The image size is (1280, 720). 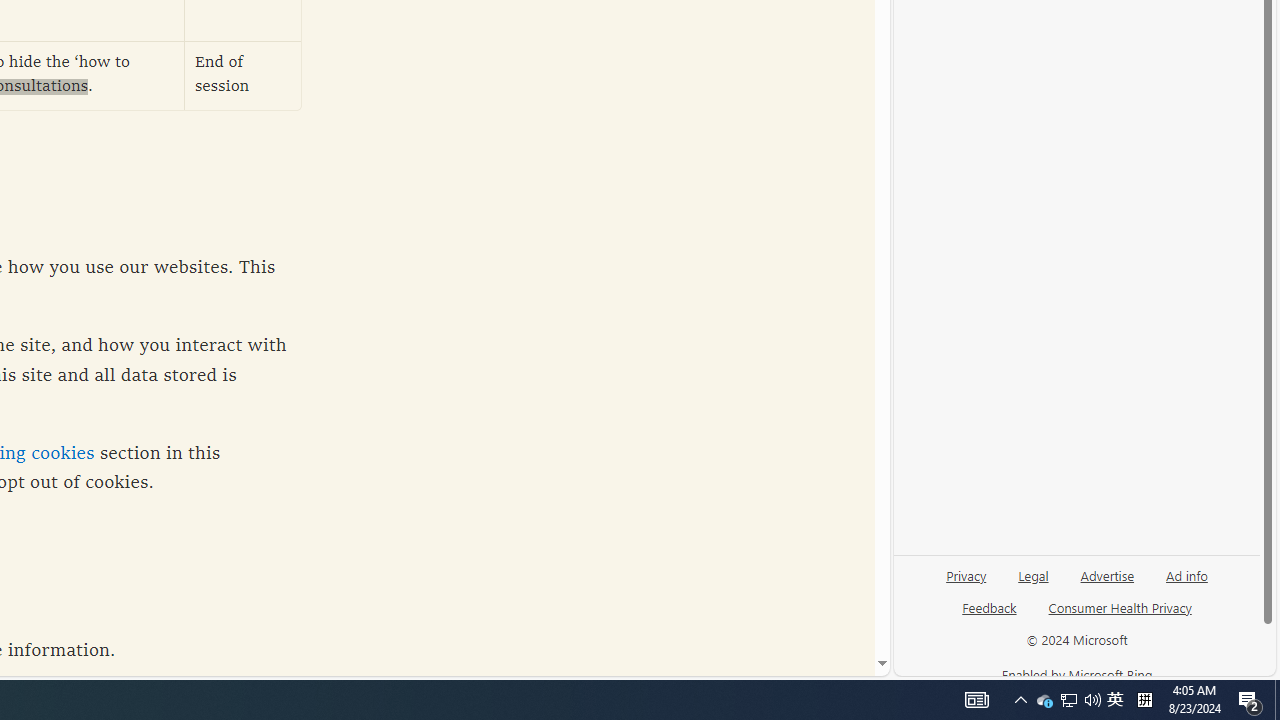 What do you see at coordinates (1033, 574) in the screenshot?
I see `'Legal'` at bounding box center [1033, 574].